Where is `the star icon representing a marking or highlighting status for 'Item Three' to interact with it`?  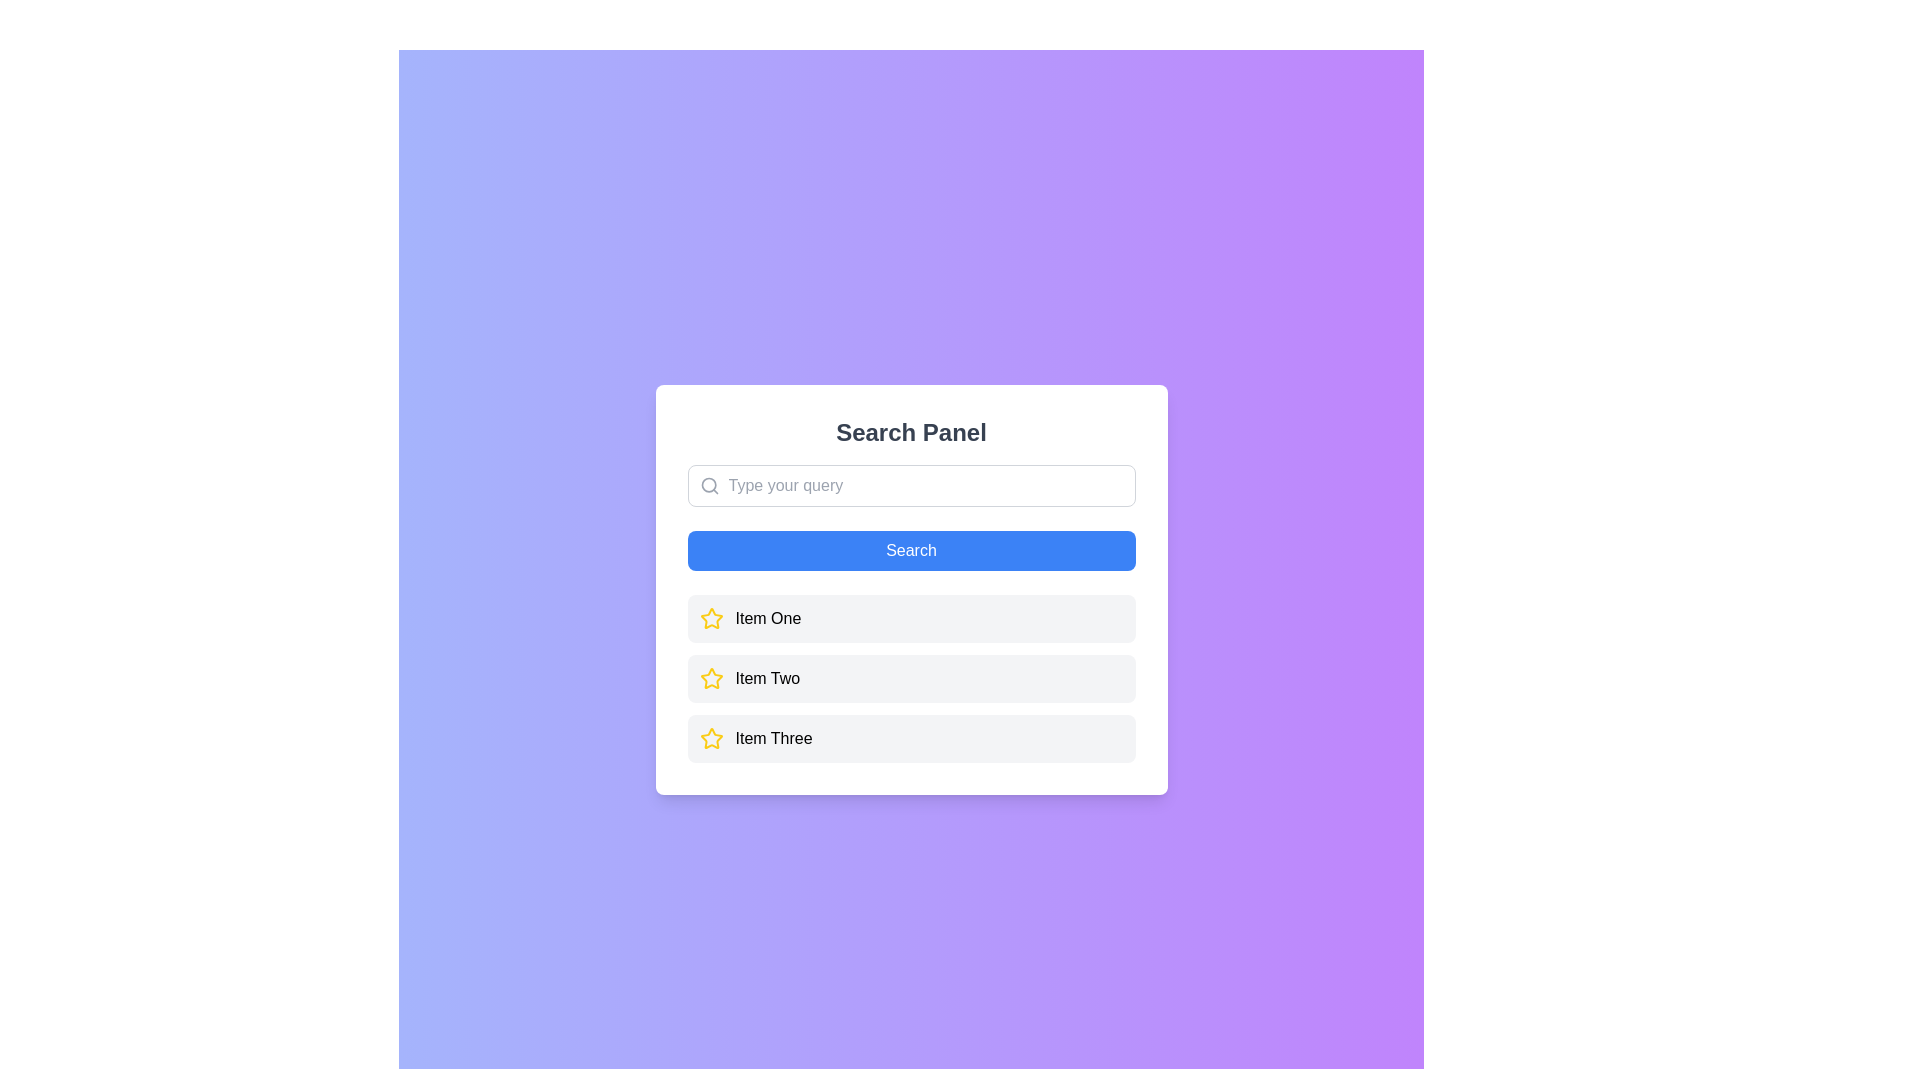
the star icon representing a marking or highlighting status for 'Item Three' to interact with it is located at coordinates (711, 738).